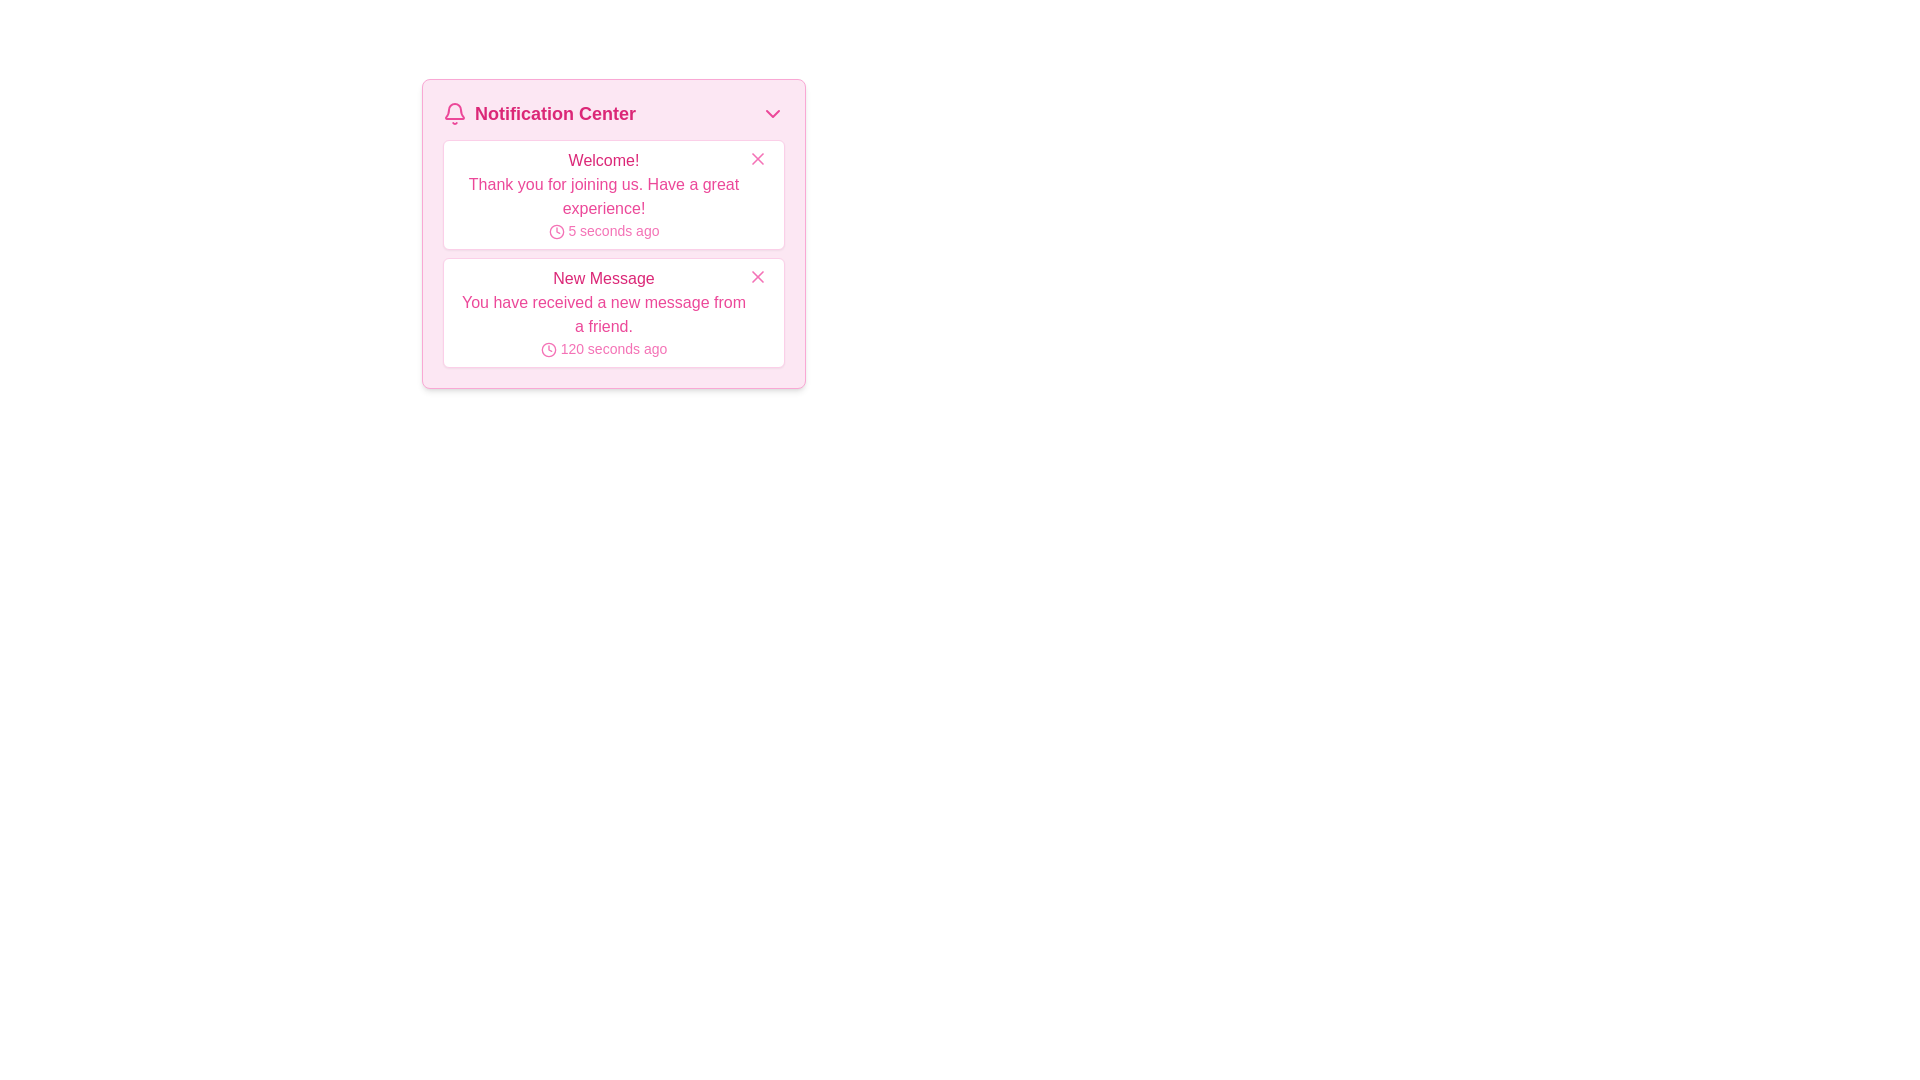 This screenshot has height=1080, width=1920. What do you see at coordinates (603, 312) in the screenshot?
I see `text on the second notification card in the Notification Center, which summarizes the type of notification, the content of the message, and when it was received` at bounding box center [603, 312].